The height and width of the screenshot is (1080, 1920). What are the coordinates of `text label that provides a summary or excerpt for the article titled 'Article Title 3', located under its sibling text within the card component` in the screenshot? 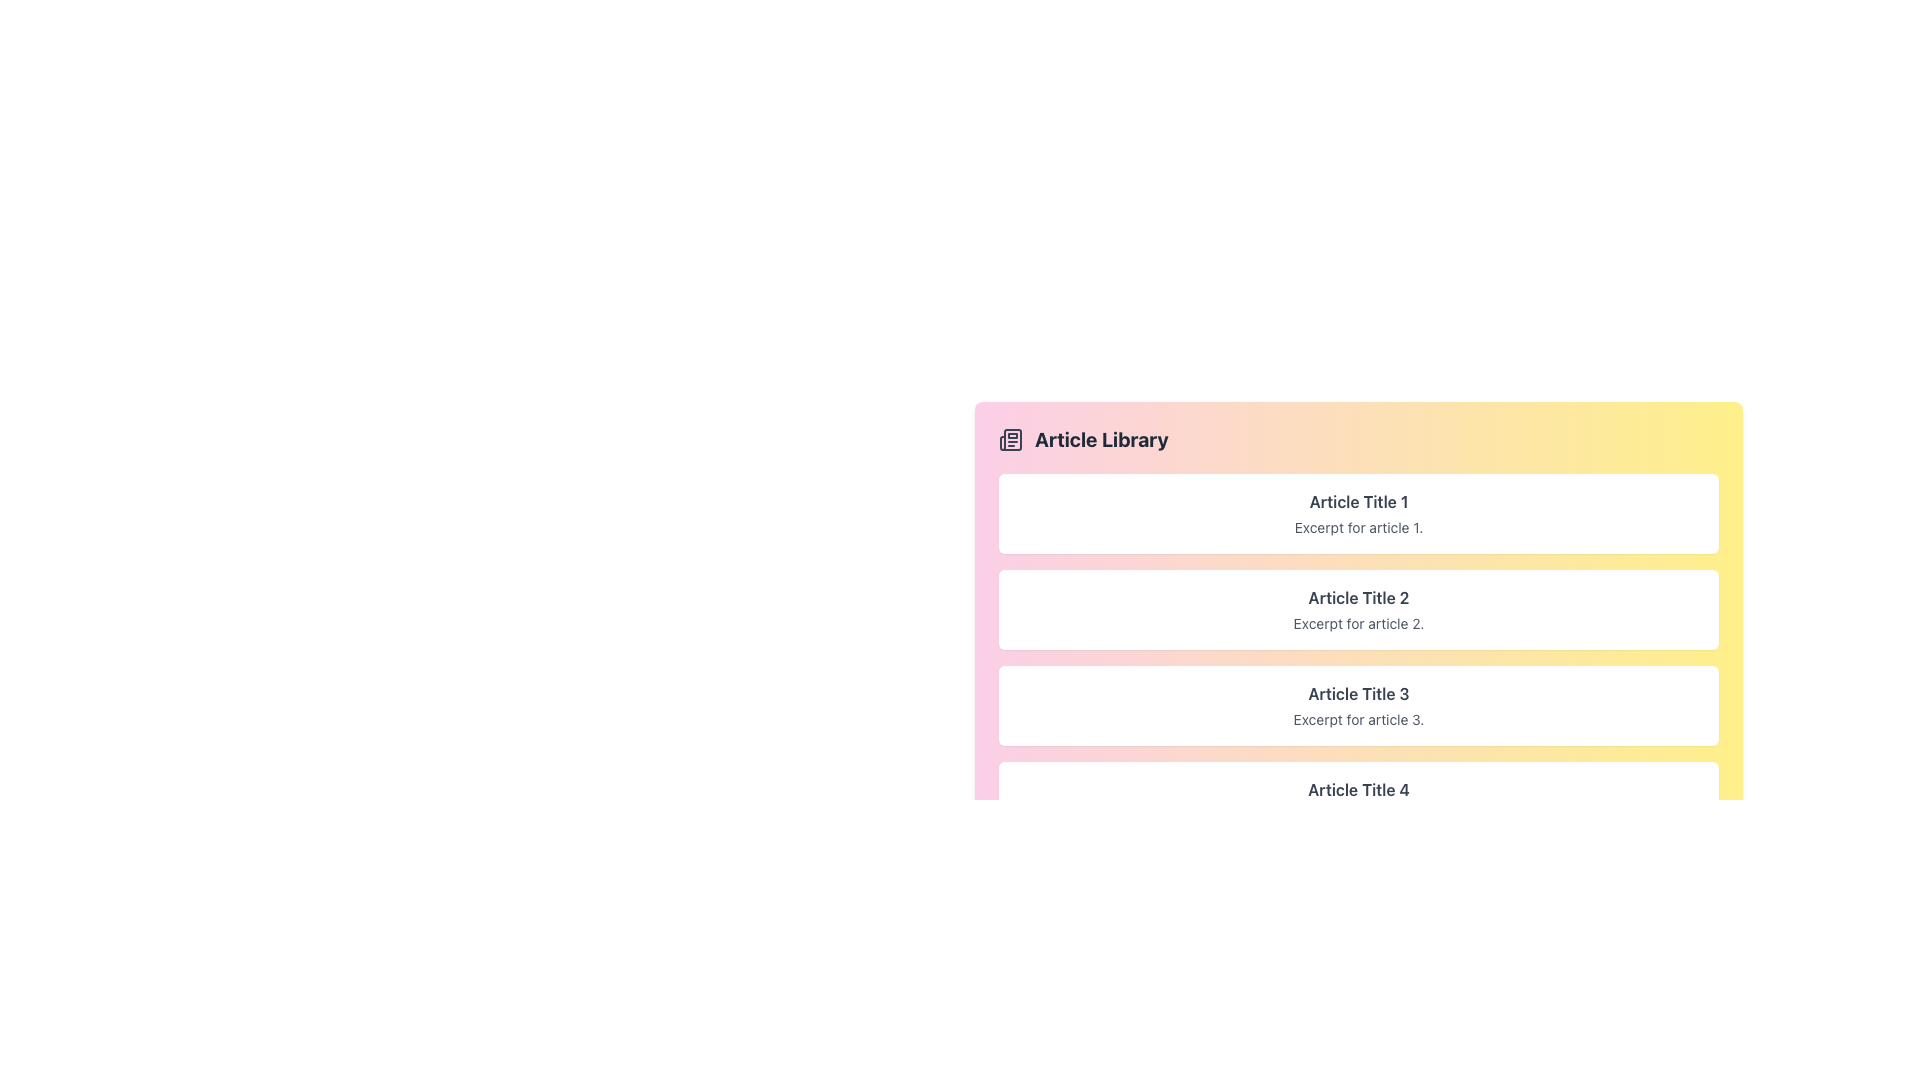 It's located at (1358, 720).